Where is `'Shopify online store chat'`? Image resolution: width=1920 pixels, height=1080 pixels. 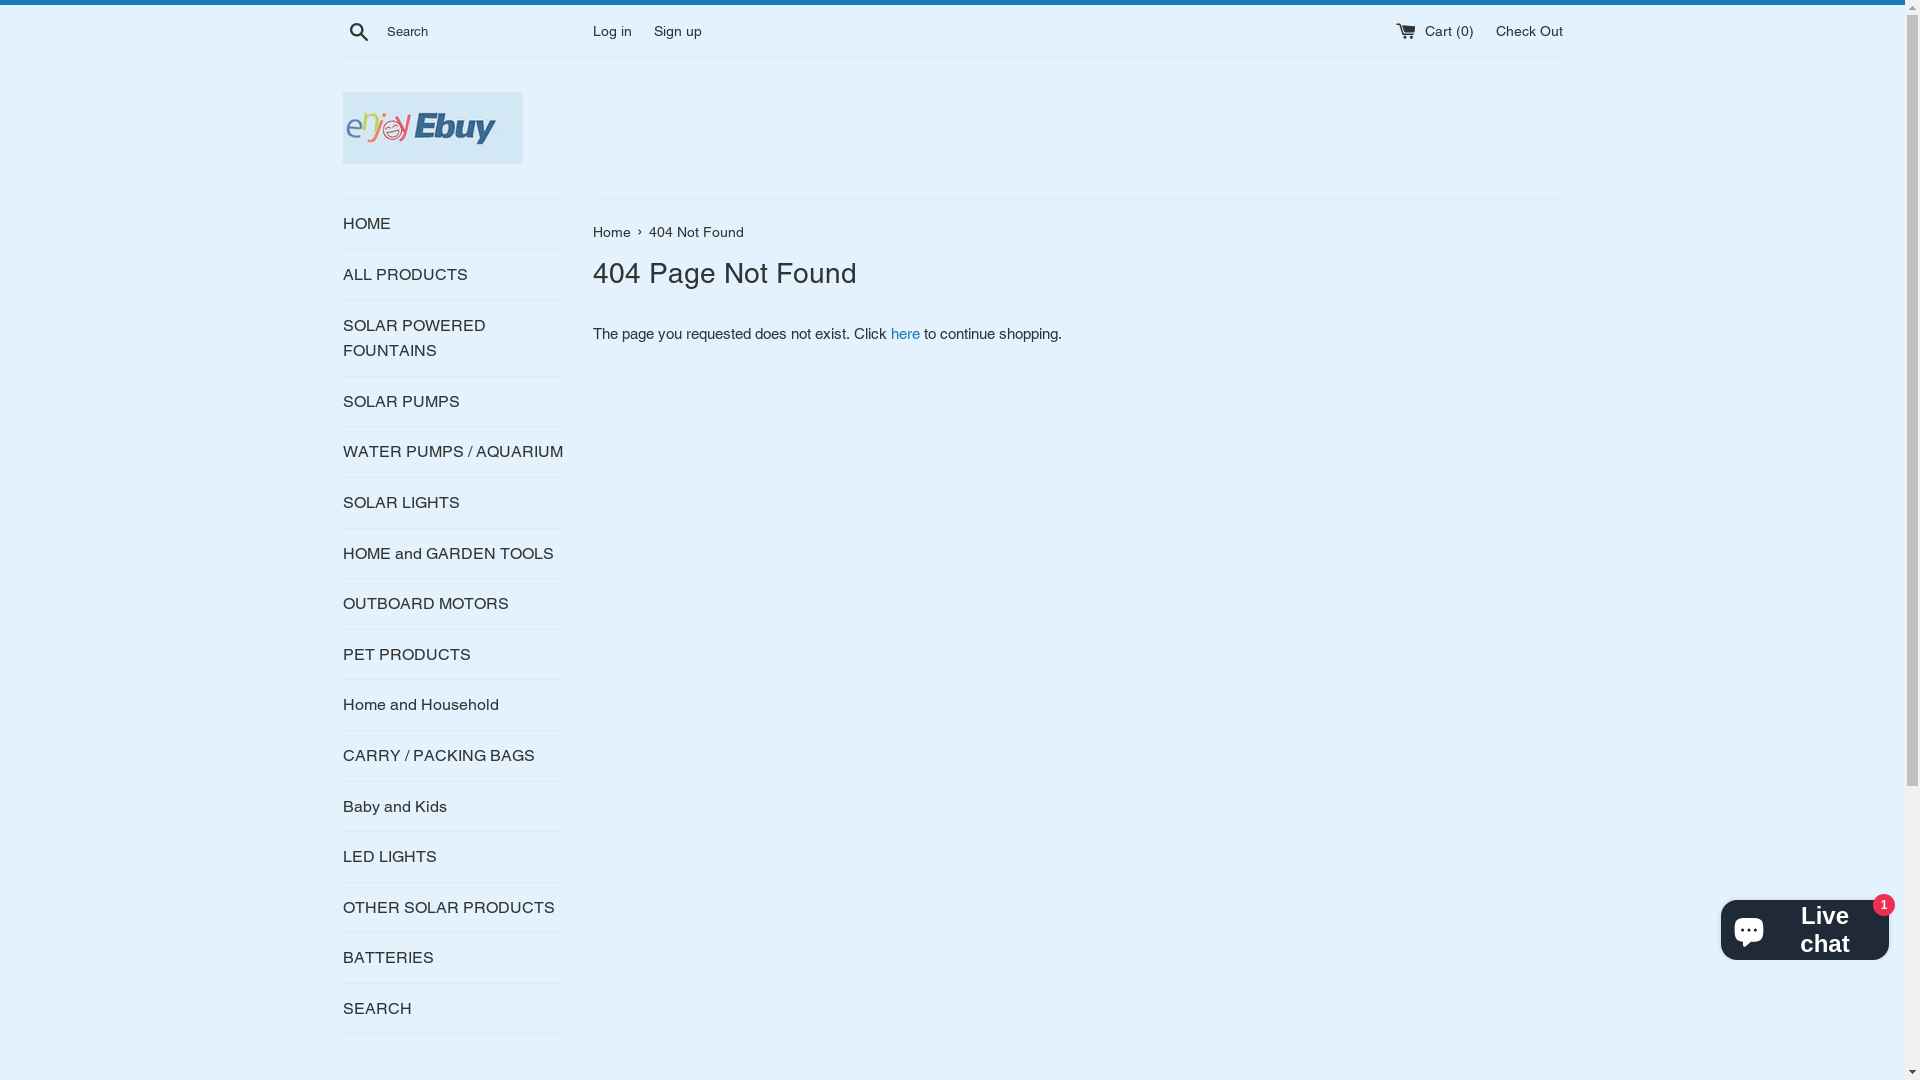
'Shopify online store chat' is located at coordinates (1804, 925).